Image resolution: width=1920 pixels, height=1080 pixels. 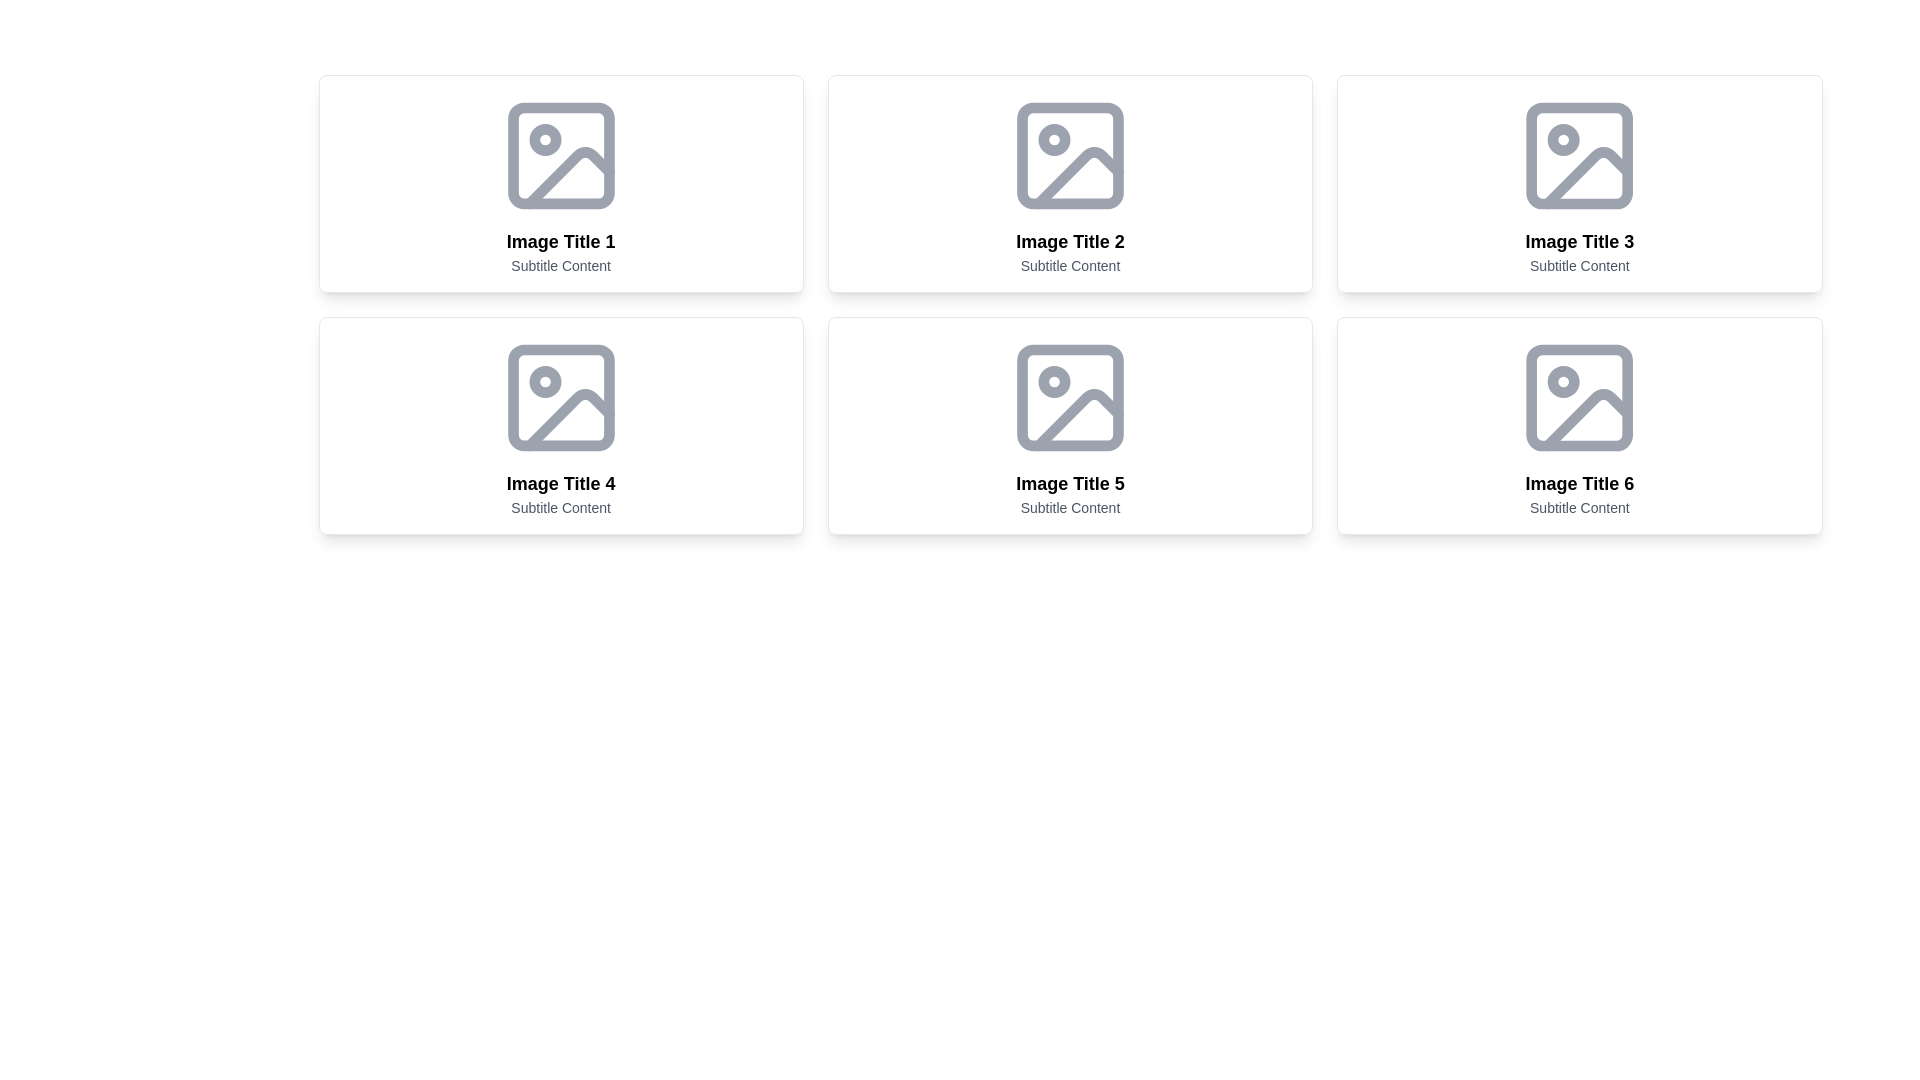 What do you see at coordinates (560, 265) in the screenshot?
I see `the text label displaying 'Subtitle Content', which is styled in a smaller gray font and positioned under the title 'Image Title 1' in the first card of the grid layout` at bounding box center [560, 265].